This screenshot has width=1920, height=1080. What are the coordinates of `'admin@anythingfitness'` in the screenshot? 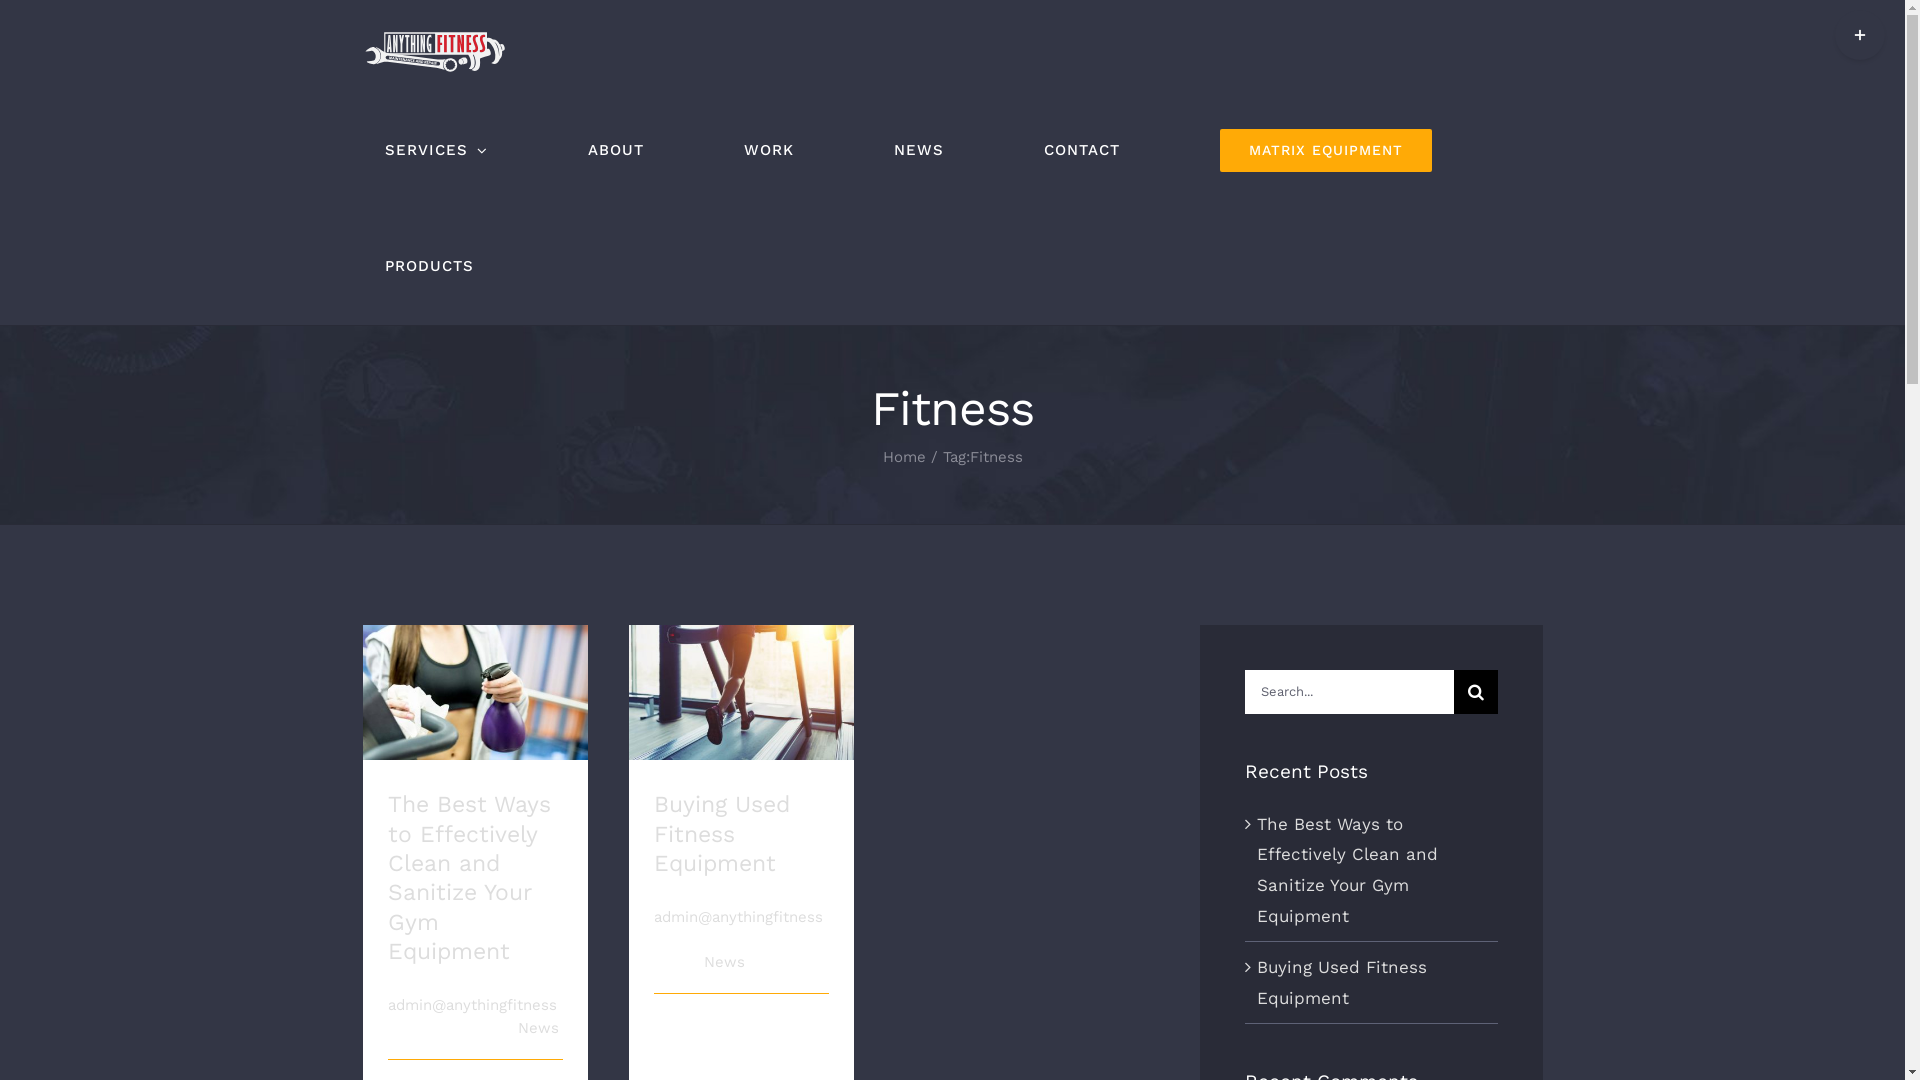 It's located at (471, 1005).